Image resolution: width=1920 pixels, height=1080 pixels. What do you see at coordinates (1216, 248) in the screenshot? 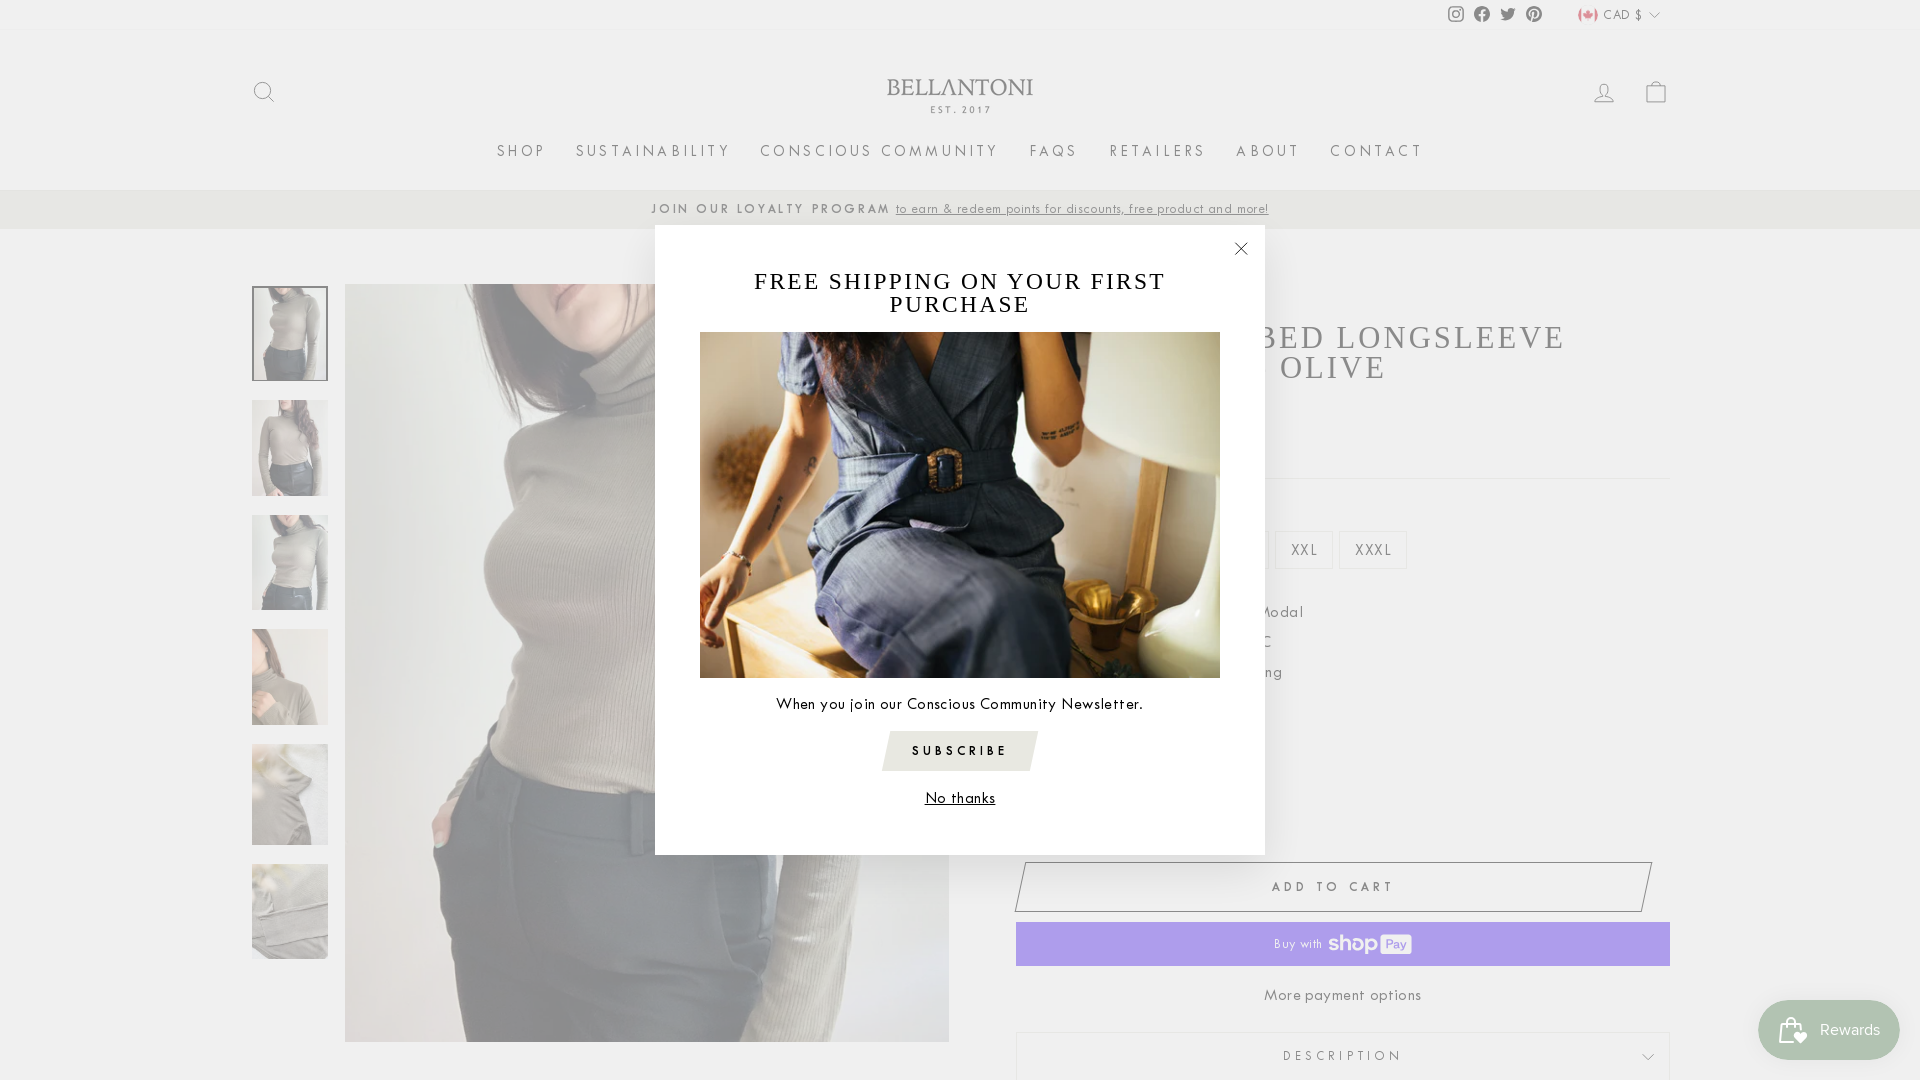
I see `'"Close (esc)"'` at bounding box center [1216, 248].